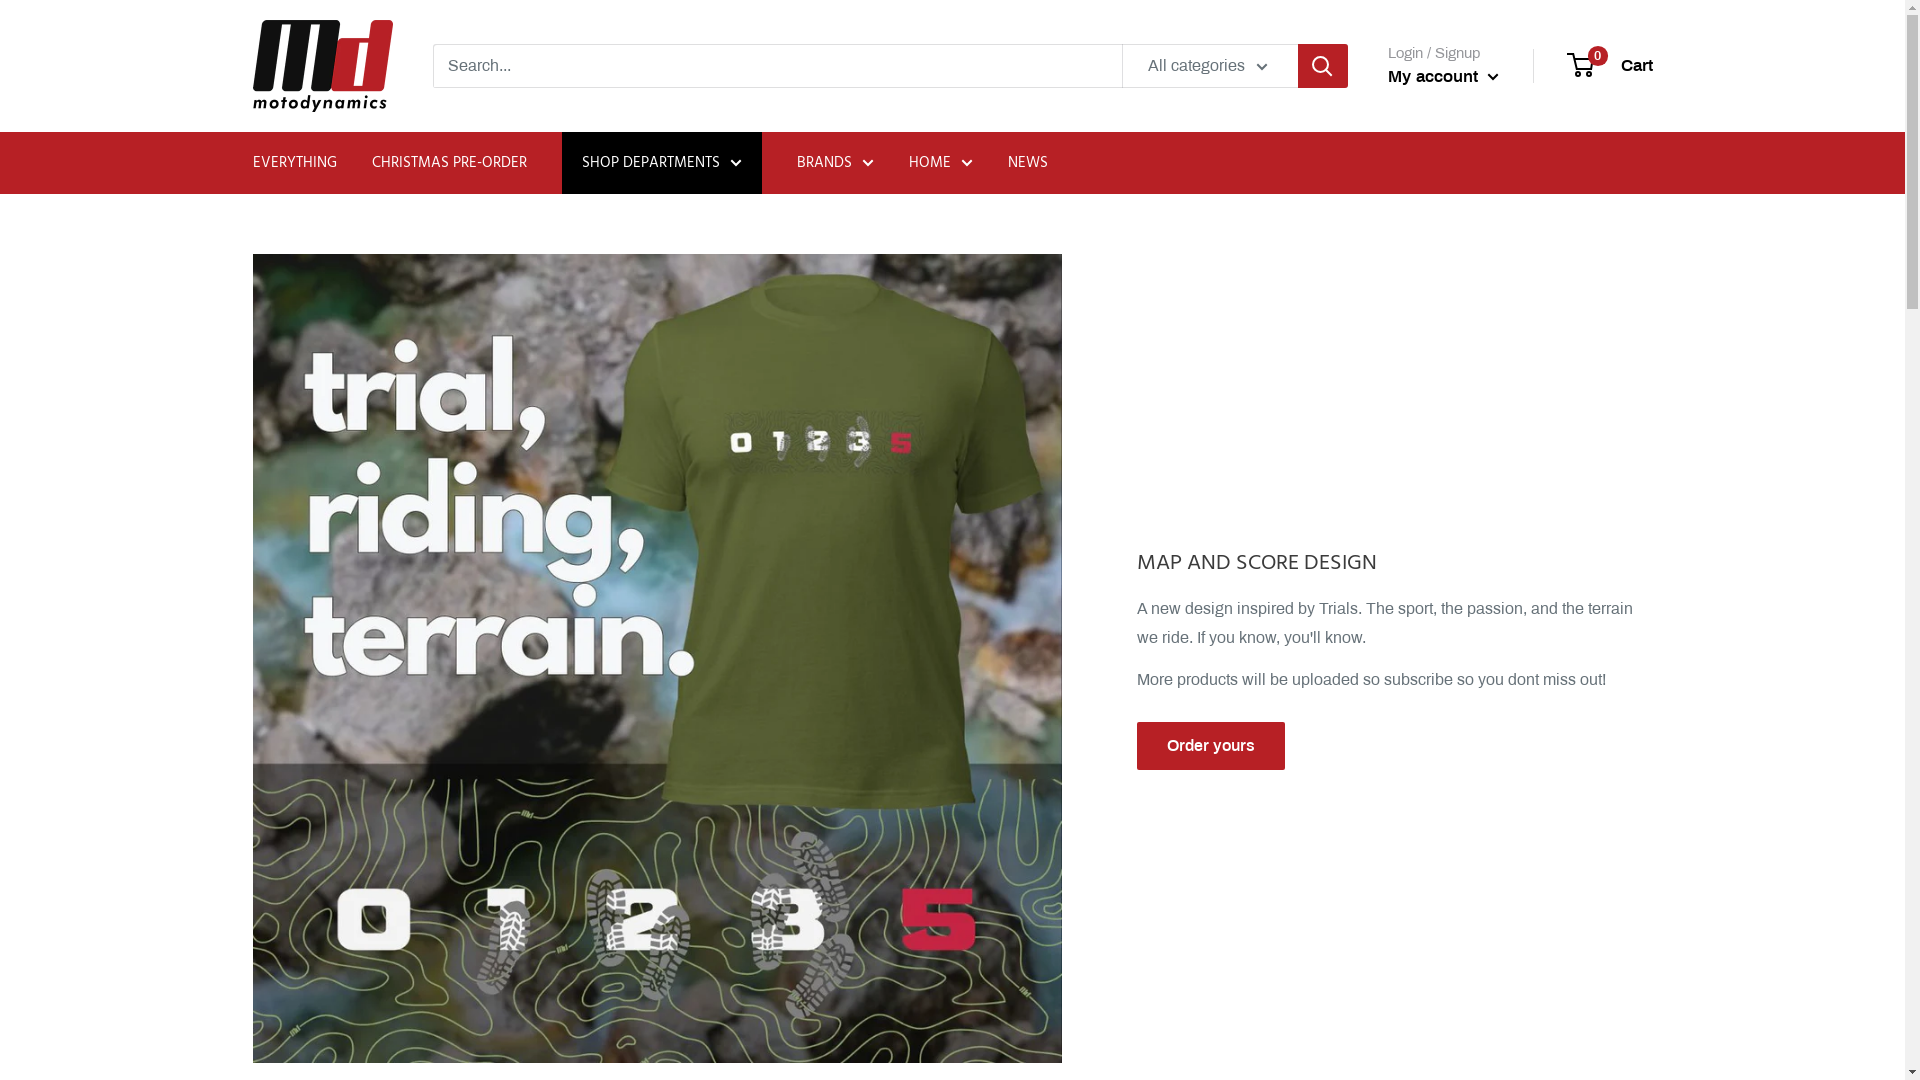 This screenshot has width=1920, height=1080. I want to click on '0, so click(1609, 64).